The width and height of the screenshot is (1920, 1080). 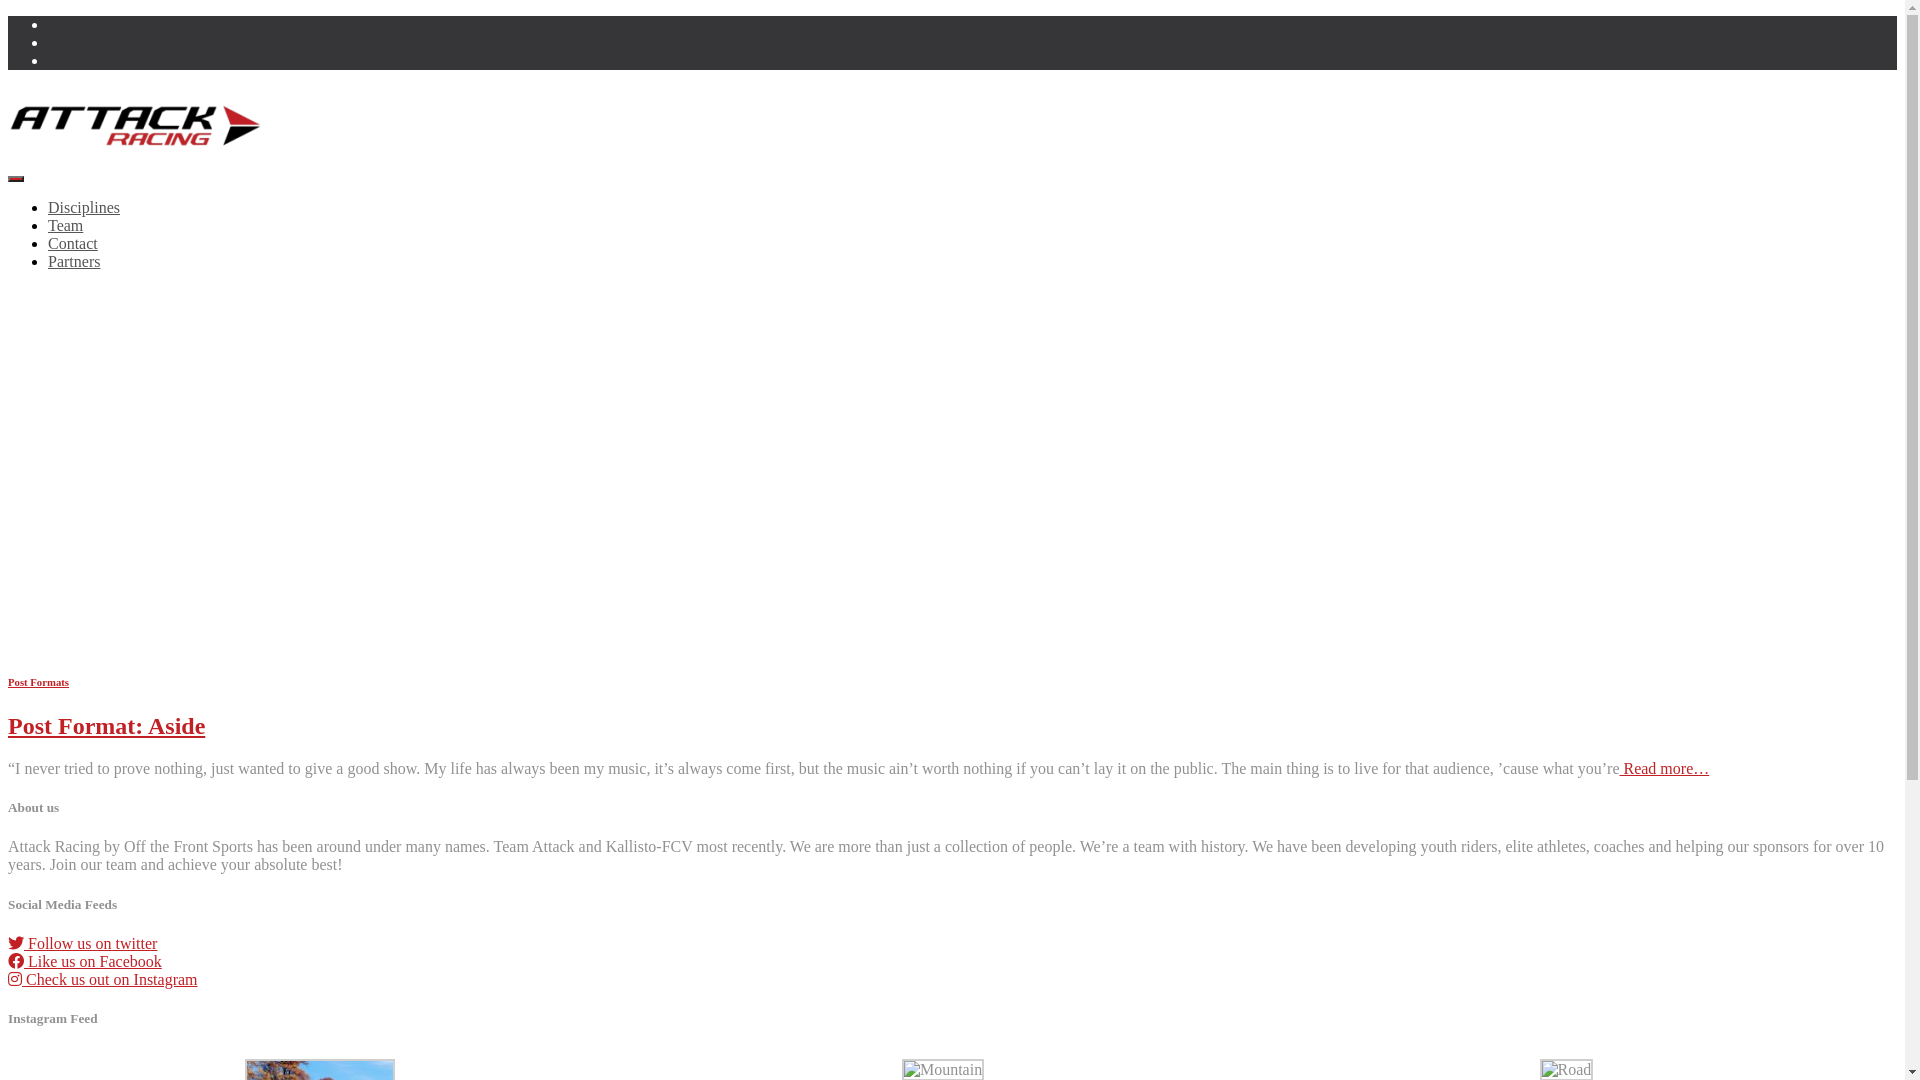 What do you see at coordinates (38, 681) in the screenshot?
I see `'Post Formats'` at bounding box center [38, 681].